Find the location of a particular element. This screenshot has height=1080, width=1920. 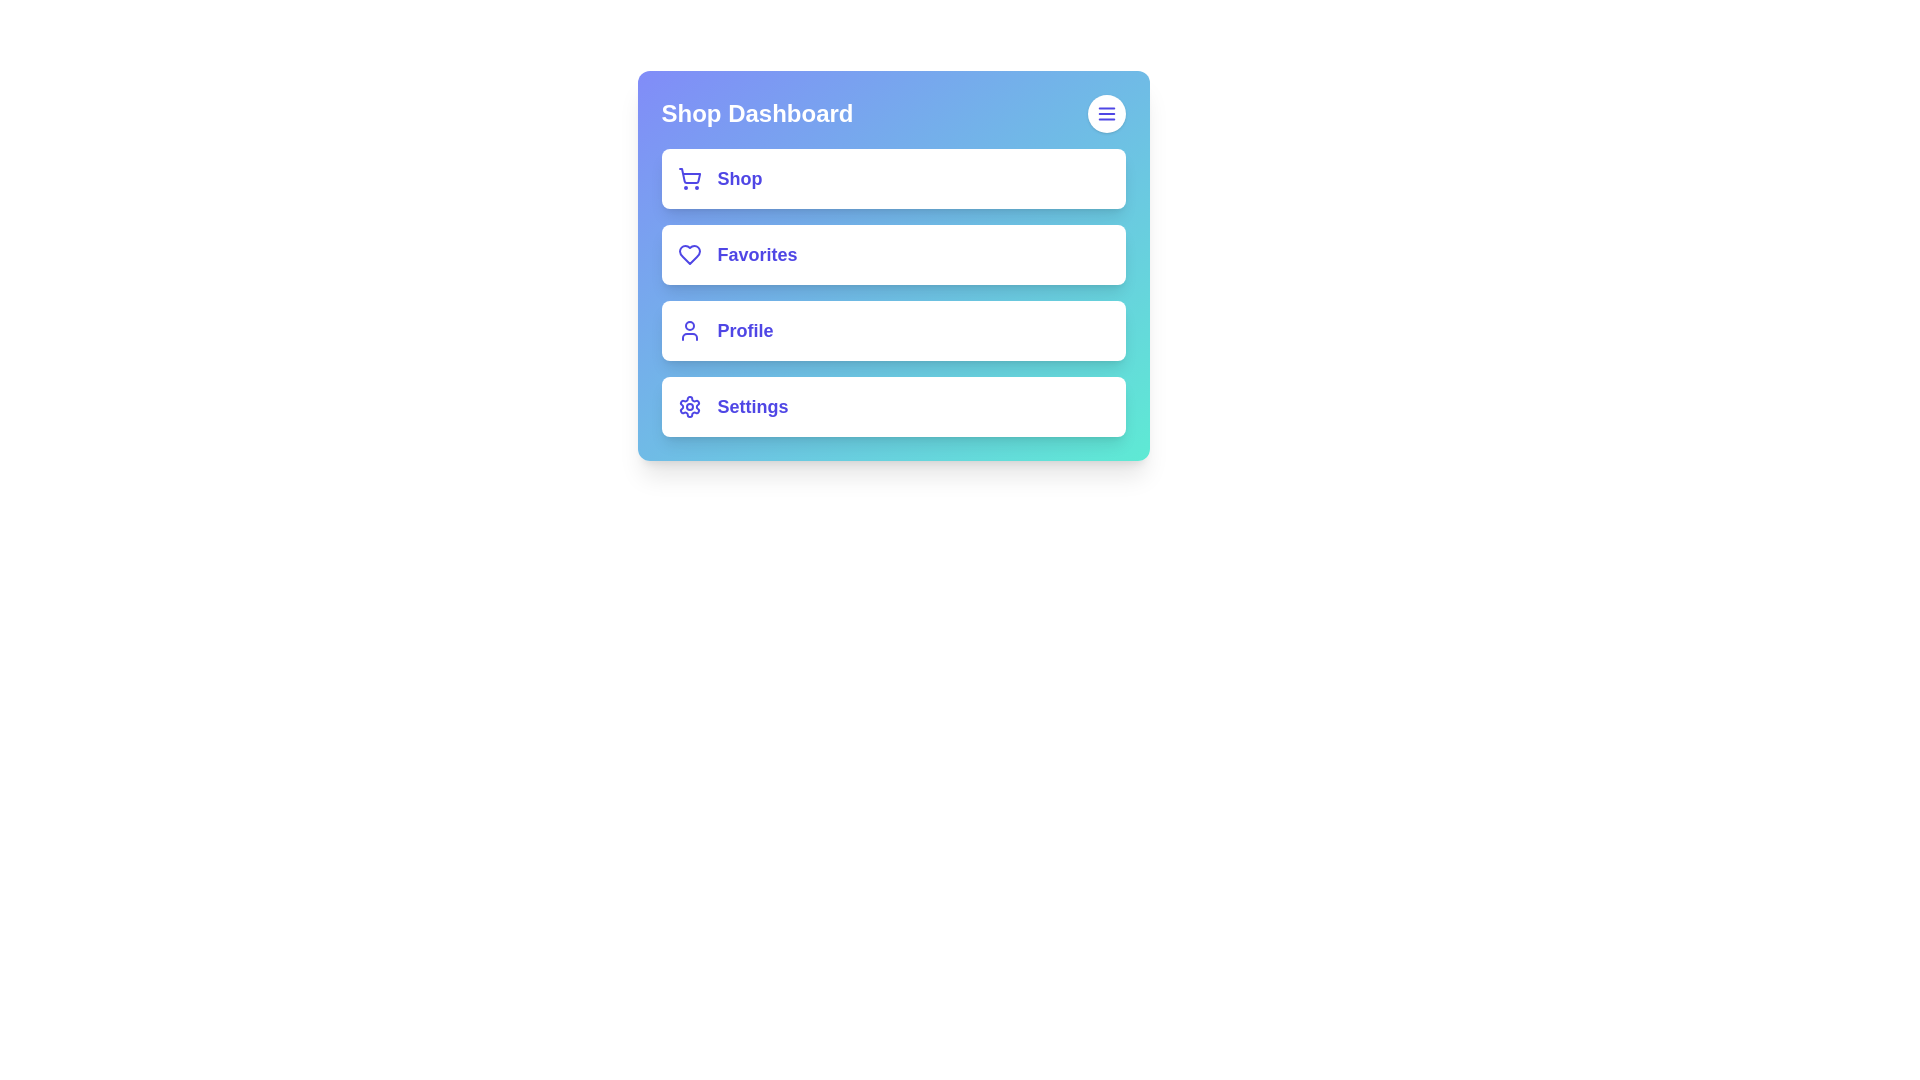

the 'Shop' option in the menu is located at coordinates (892, 177).